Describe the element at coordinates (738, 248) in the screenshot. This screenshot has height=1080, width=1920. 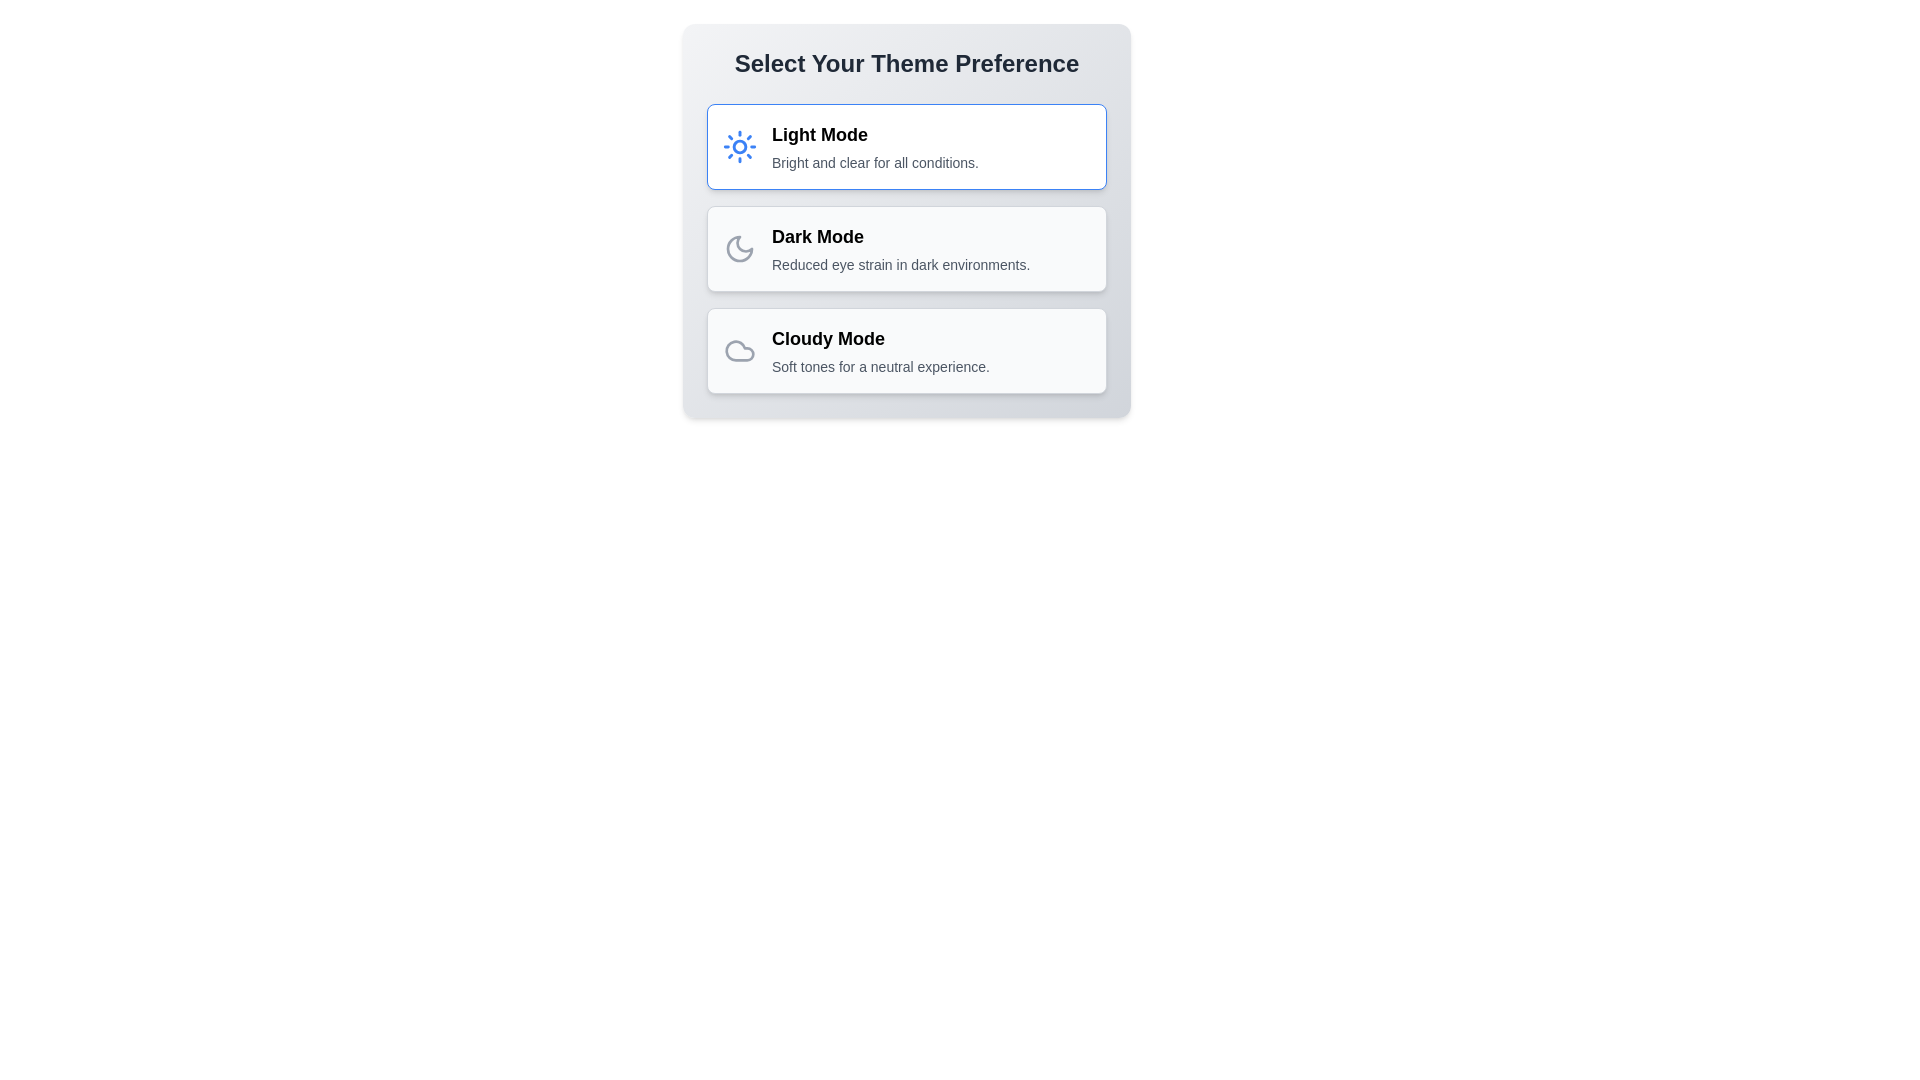
I see `the 'Dark Mode' icon, which is the left-most element within the 'Dark Mode' option, adjacent to the descriptive text elements, to visually indicate the theme's purpose` at that location.